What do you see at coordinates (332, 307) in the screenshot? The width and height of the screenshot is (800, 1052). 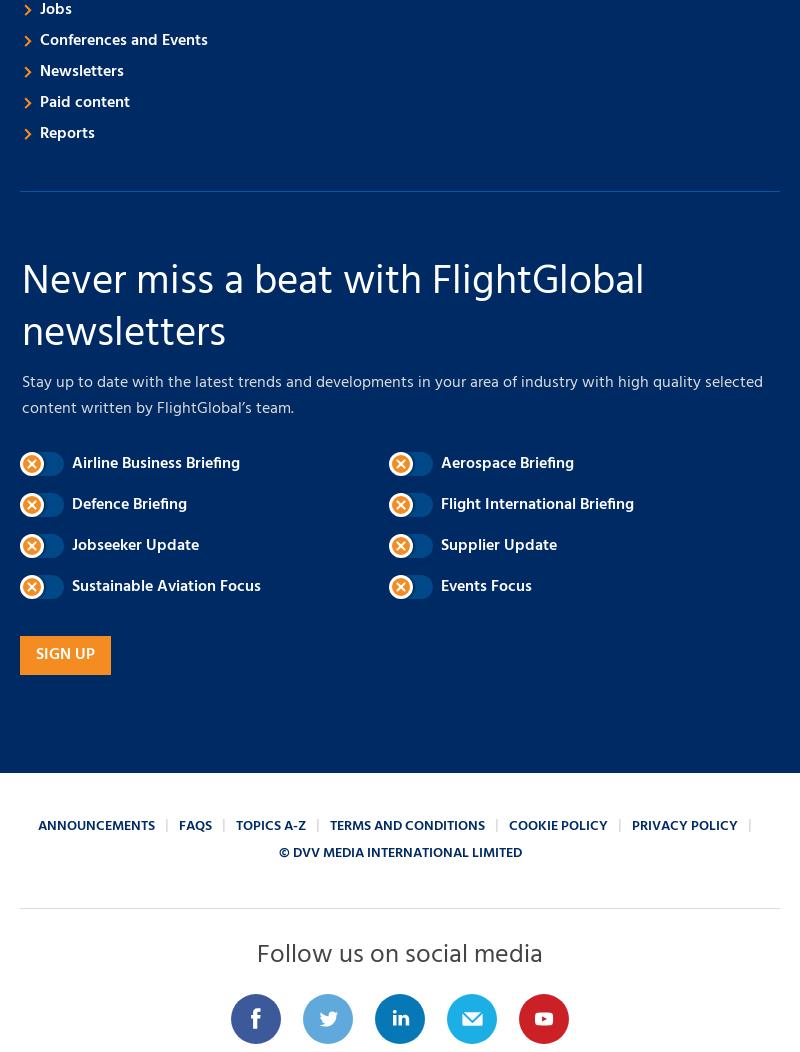 I see `'Never miss a beat with FlightGlobal newsletters'` at bounding box center [332, 307].